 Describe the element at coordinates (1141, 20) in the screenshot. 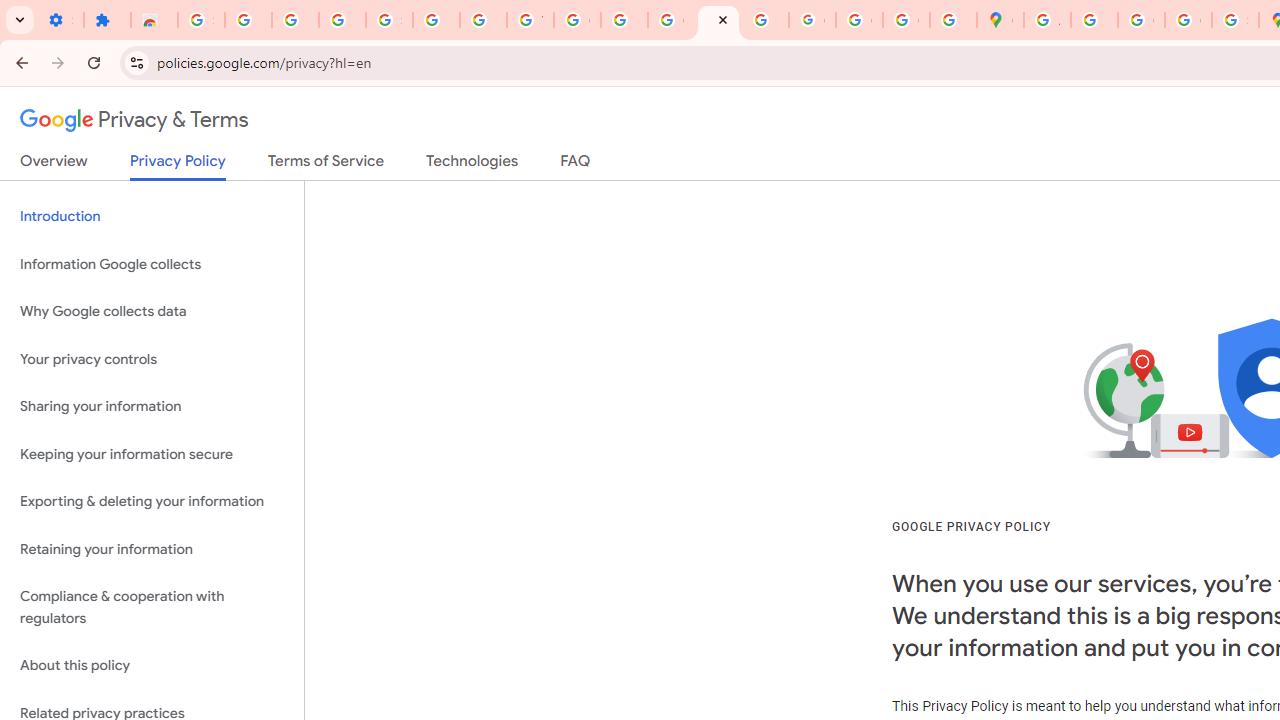

I see `'Create your Google Account'` at that location.